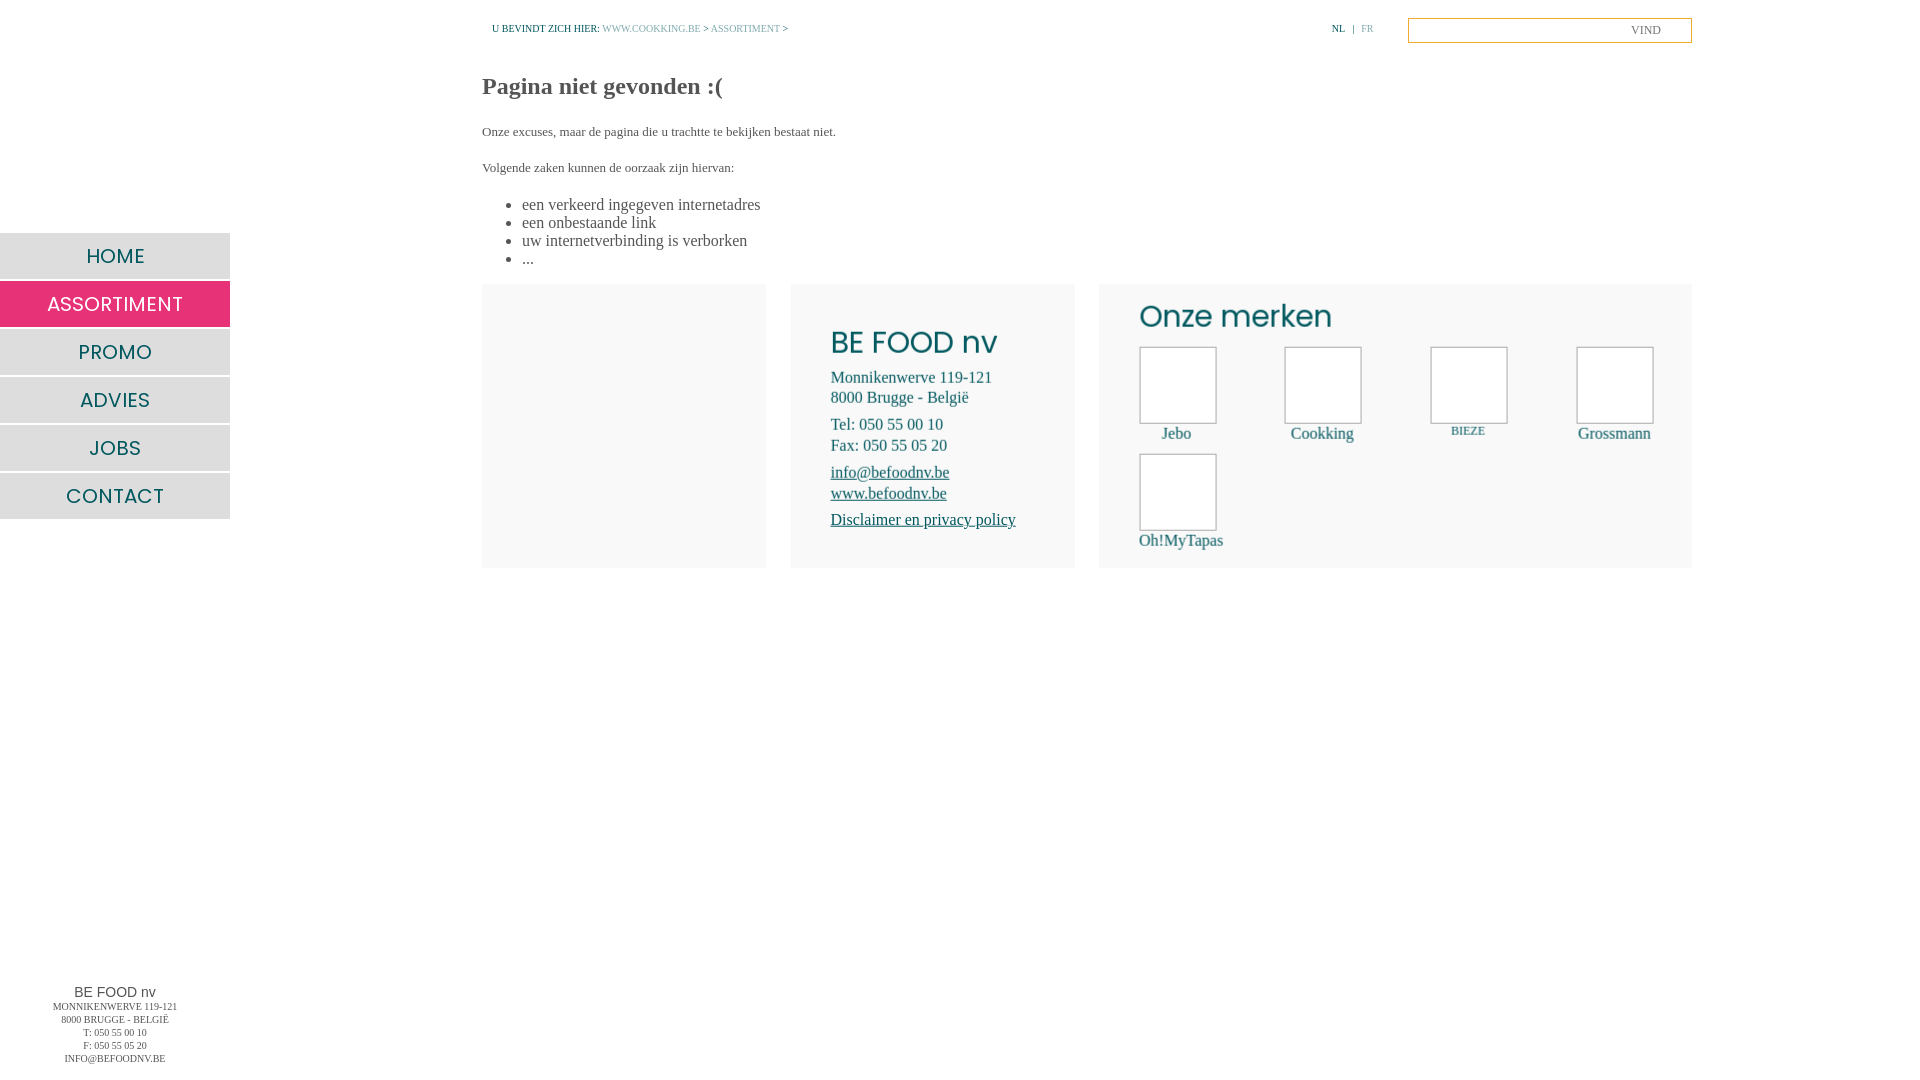  What do you see at coordinates (889, 471) in the screenshot?
I see `'info@befoodnv.be'` at bounding box center [889, 471].